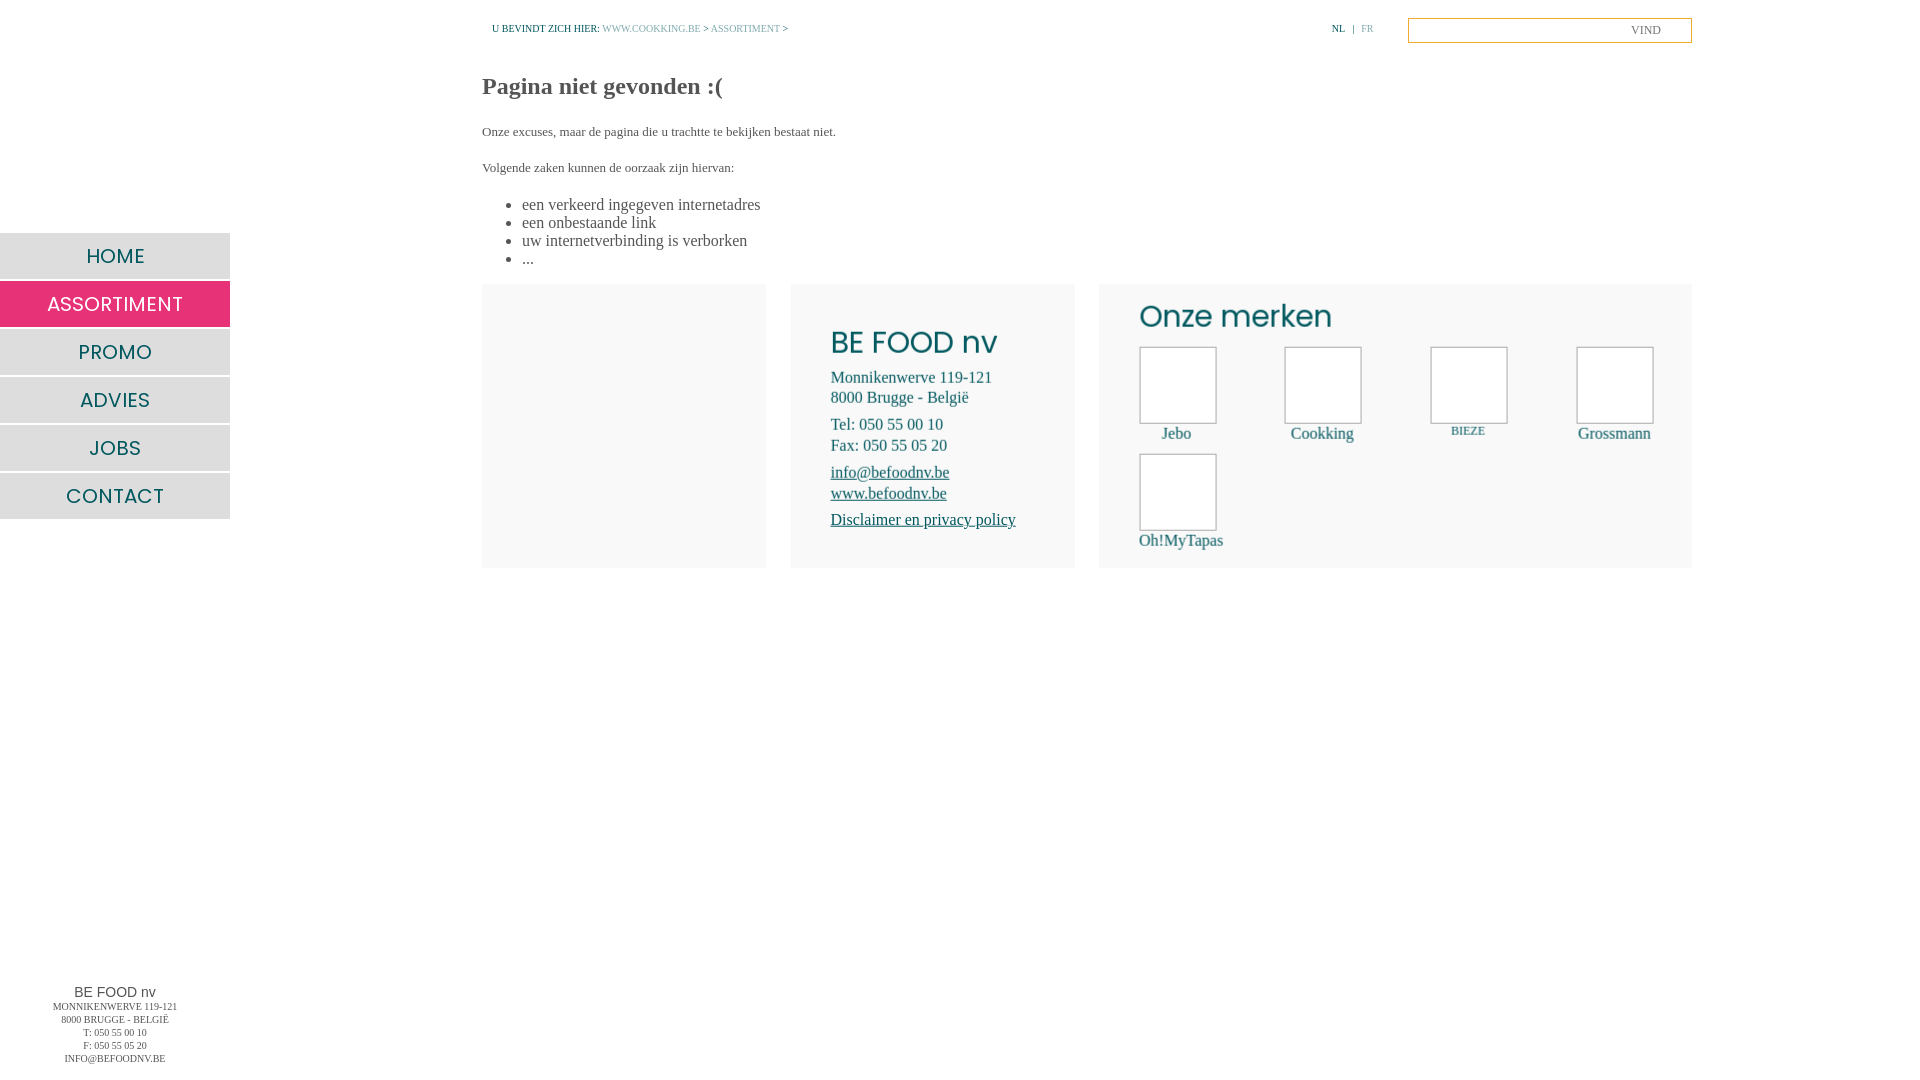  What do you see at coordinates (889, 471) in the screenshot?
I see `'info@befoodnv.be'` at bounding box center [889, 471].